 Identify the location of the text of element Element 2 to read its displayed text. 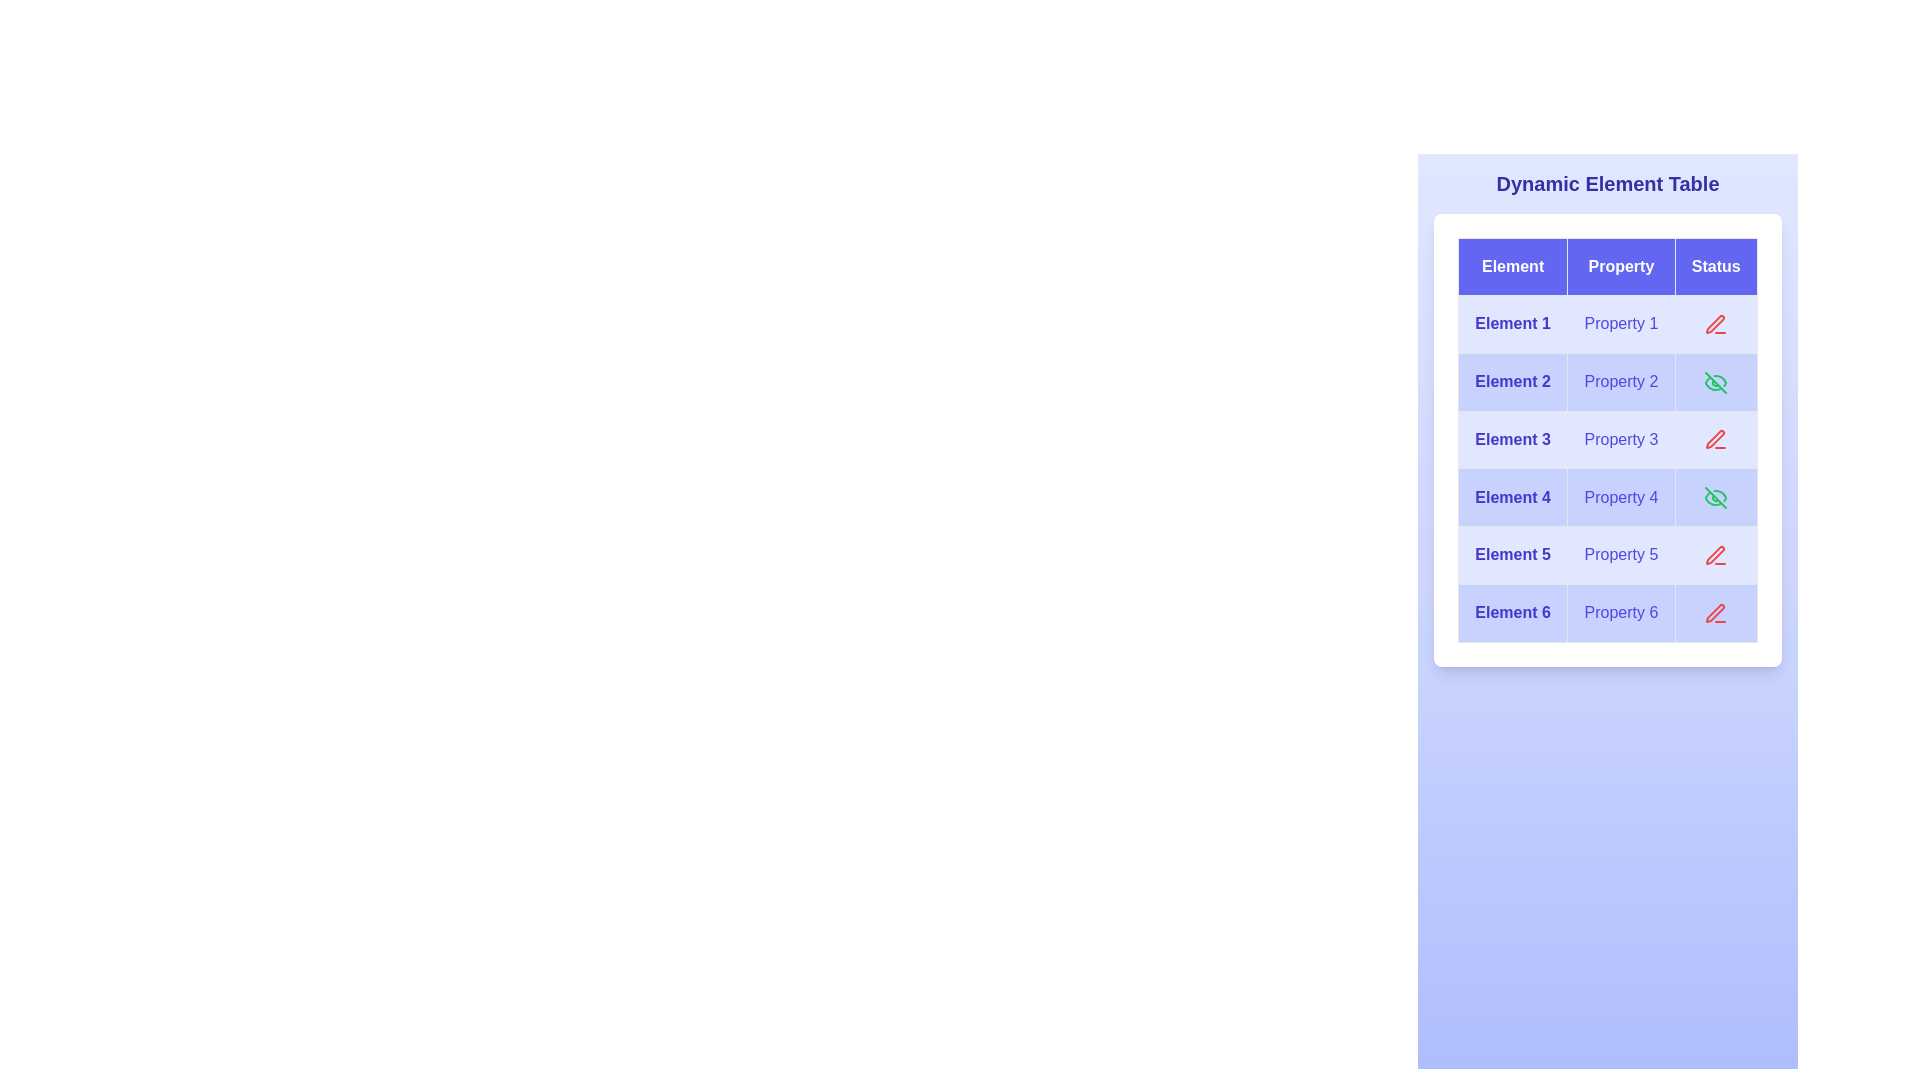
(1513, 382).